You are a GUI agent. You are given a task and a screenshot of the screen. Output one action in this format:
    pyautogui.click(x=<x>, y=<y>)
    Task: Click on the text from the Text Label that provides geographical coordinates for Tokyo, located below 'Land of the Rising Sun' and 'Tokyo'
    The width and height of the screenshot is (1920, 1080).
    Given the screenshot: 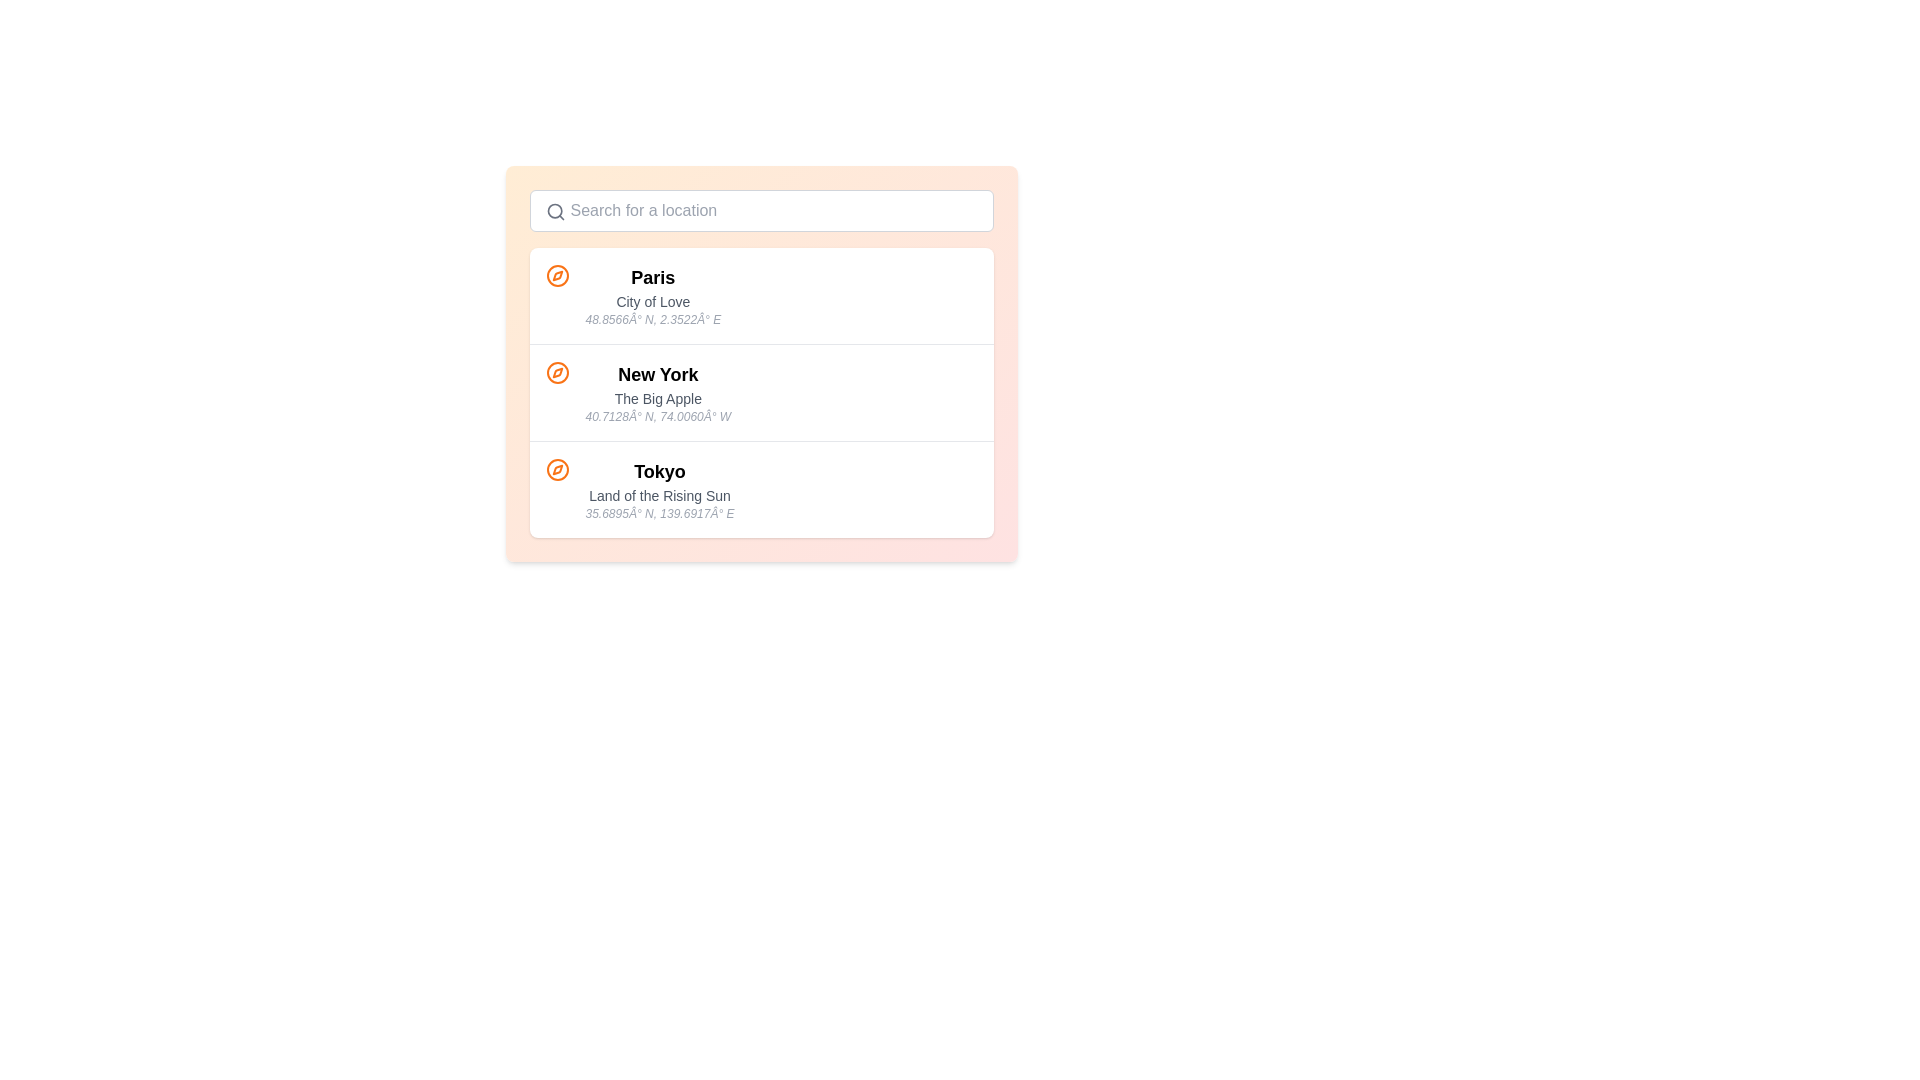 What is the action you would take?
    pyautogui.click(x=660, y=512)
    